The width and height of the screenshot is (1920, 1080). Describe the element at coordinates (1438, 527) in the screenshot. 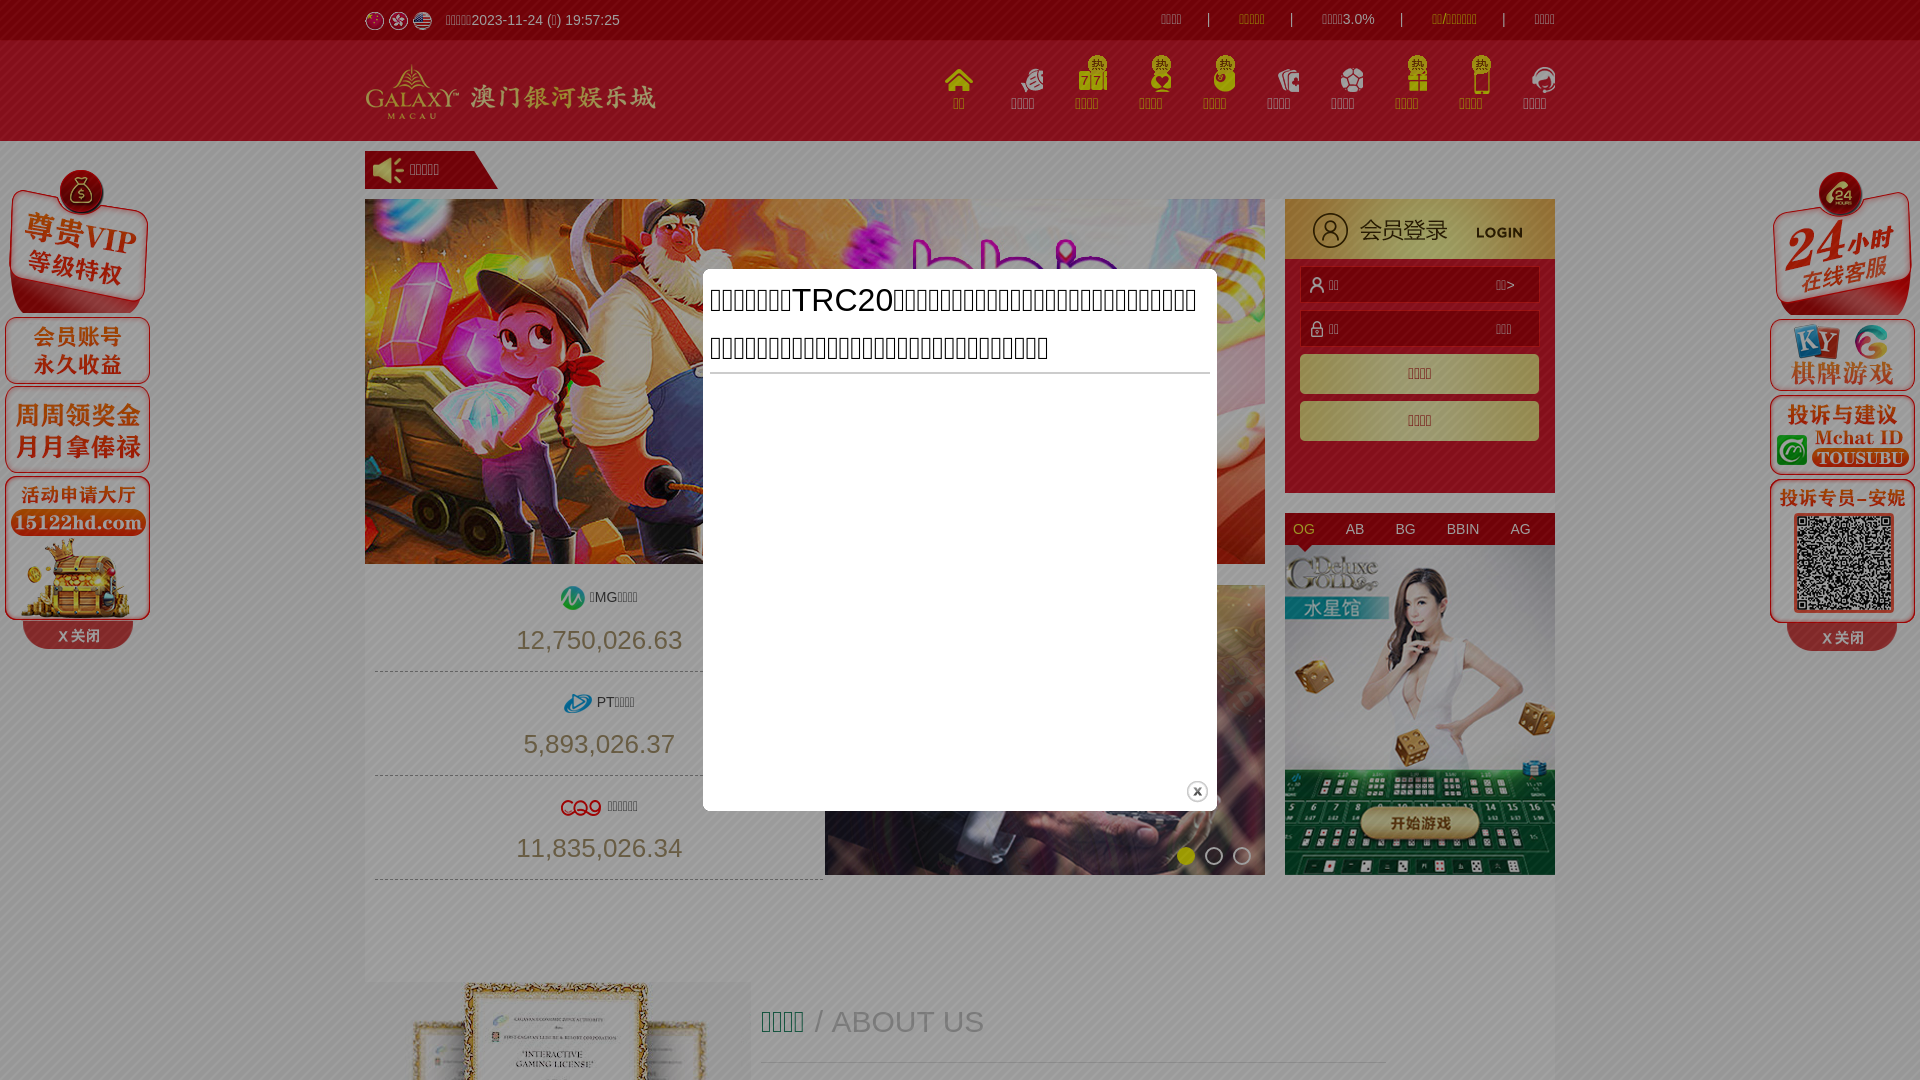

I see `'BBIN'` at that location.